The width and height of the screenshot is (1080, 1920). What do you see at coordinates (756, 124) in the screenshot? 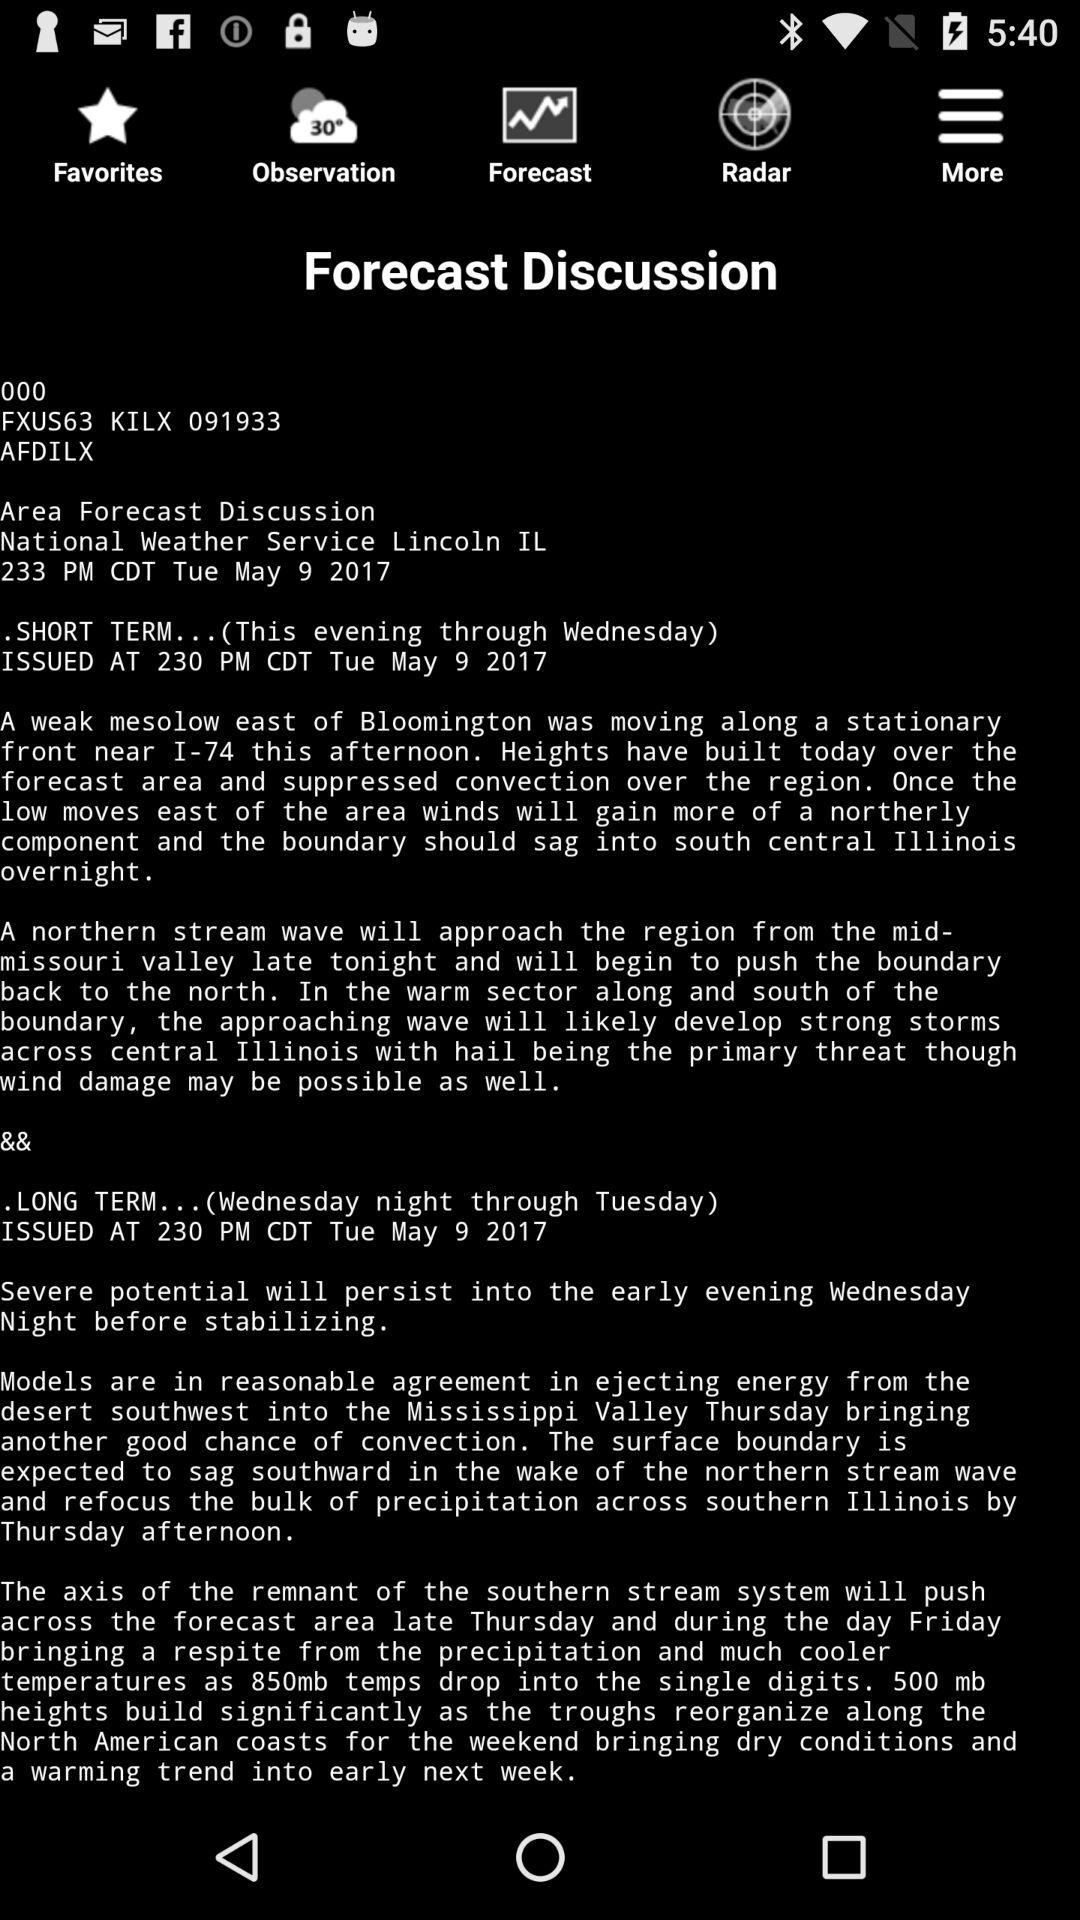
I see `button to the right of forecast button` at bounding box center [756, 124].